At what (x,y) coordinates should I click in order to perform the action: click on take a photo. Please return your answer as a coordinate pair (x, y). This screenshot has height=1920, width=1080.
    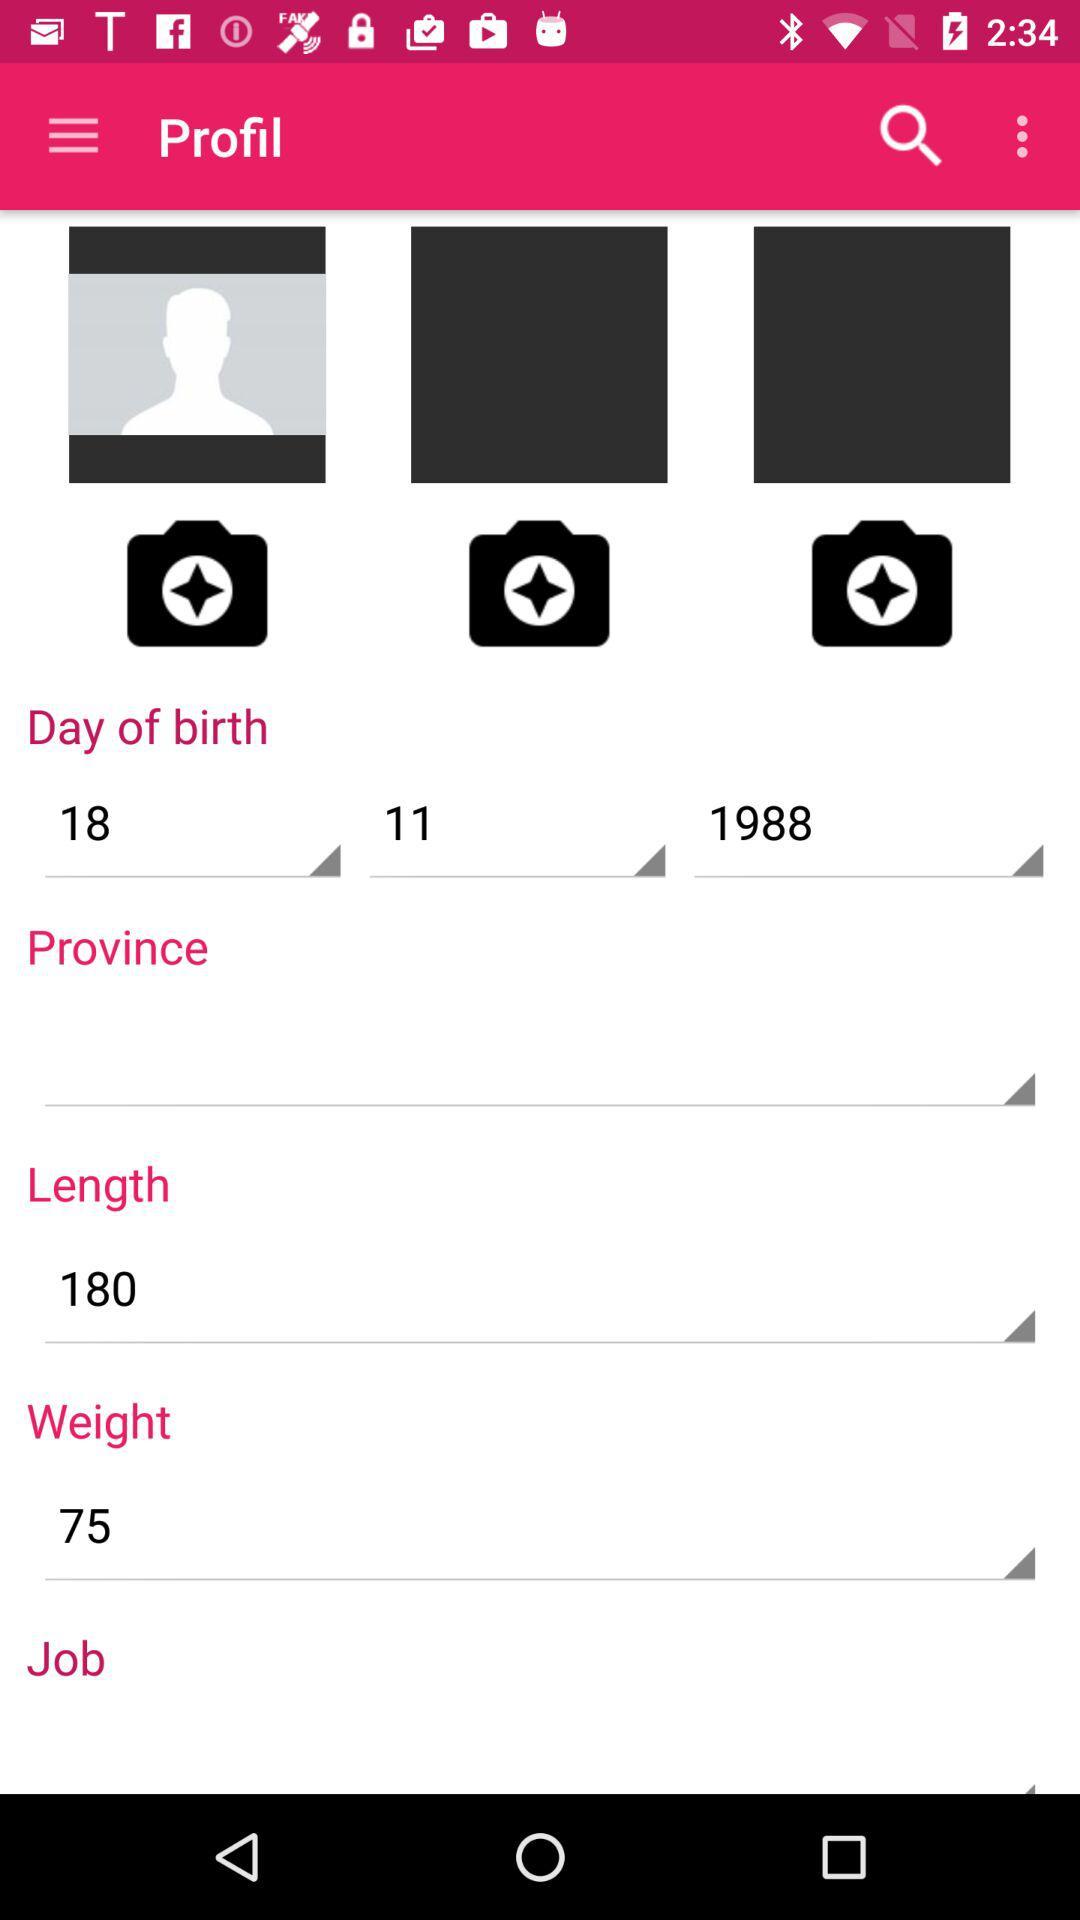
    Looking at the image, I should click on (197, 582).